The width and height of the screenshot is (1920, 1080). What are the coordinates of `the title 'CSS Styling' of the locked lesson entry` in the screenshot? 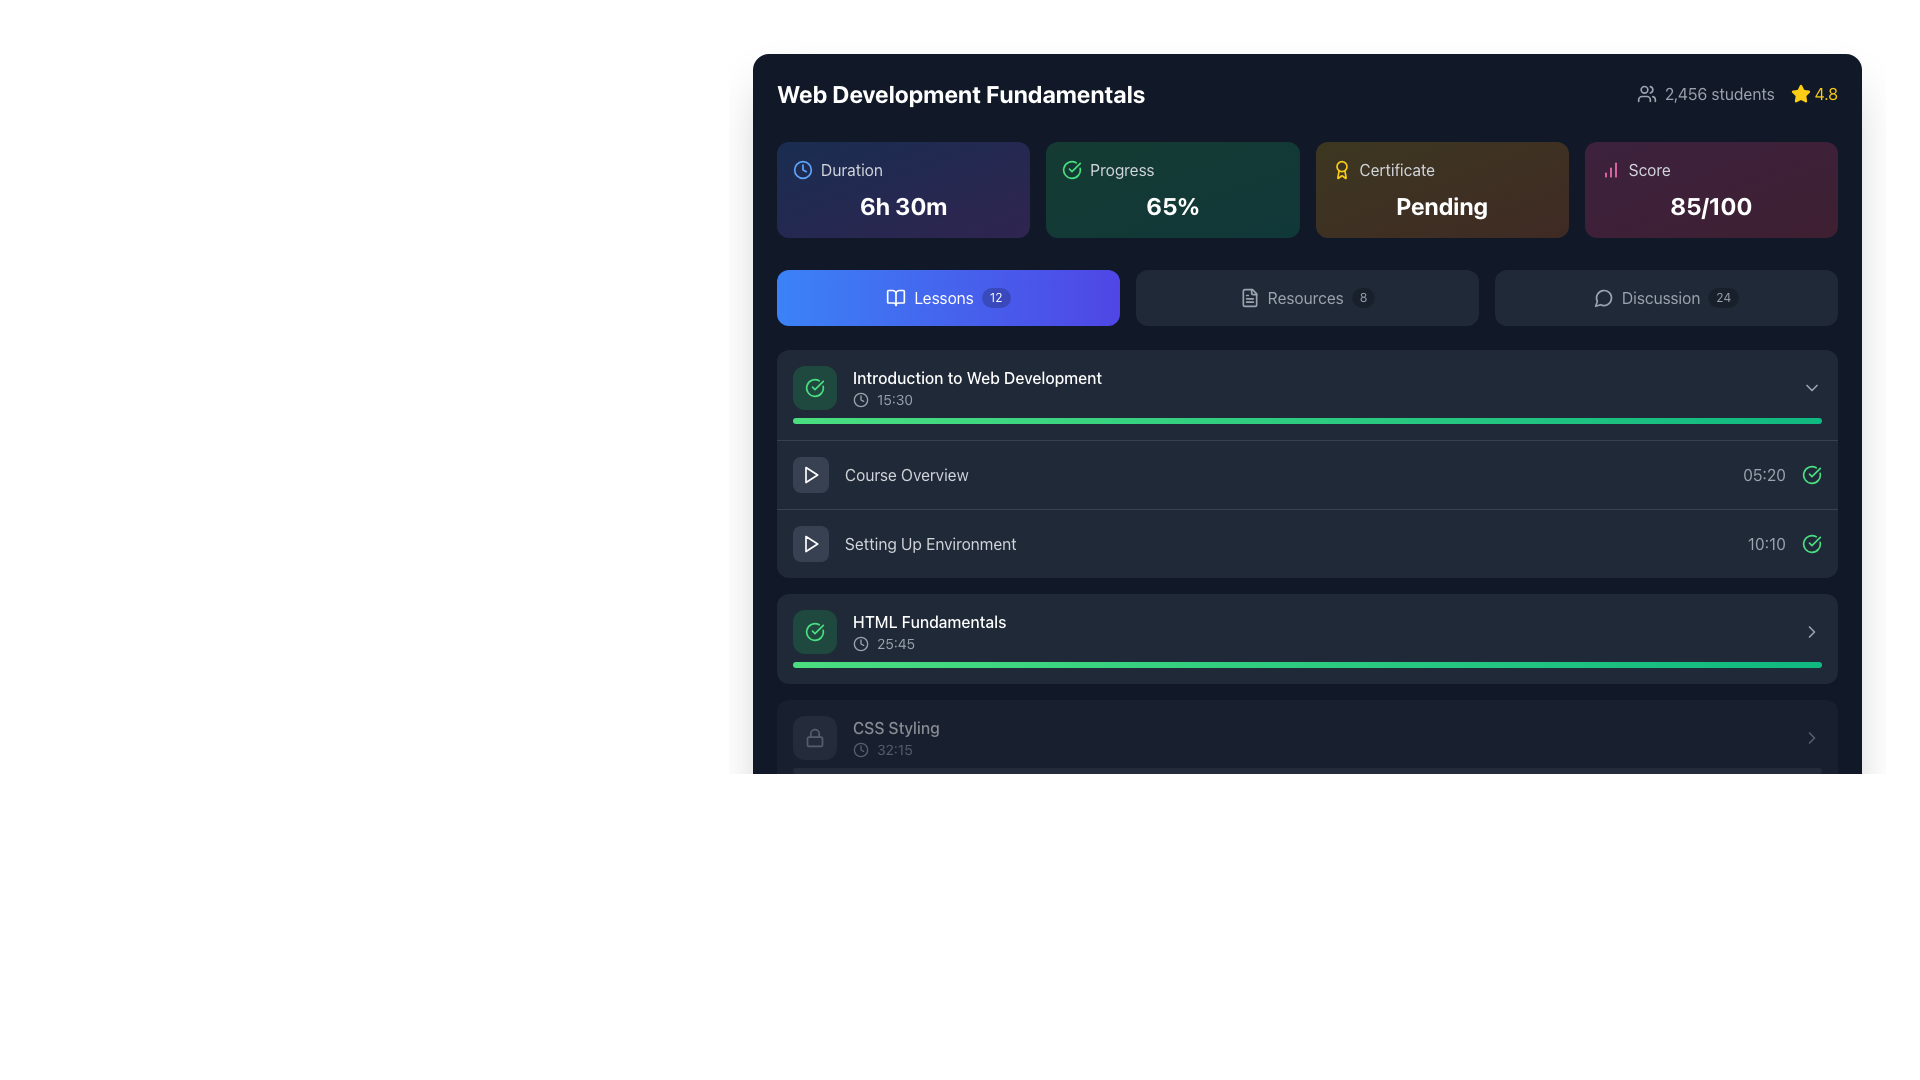 It's located at (895, 737).